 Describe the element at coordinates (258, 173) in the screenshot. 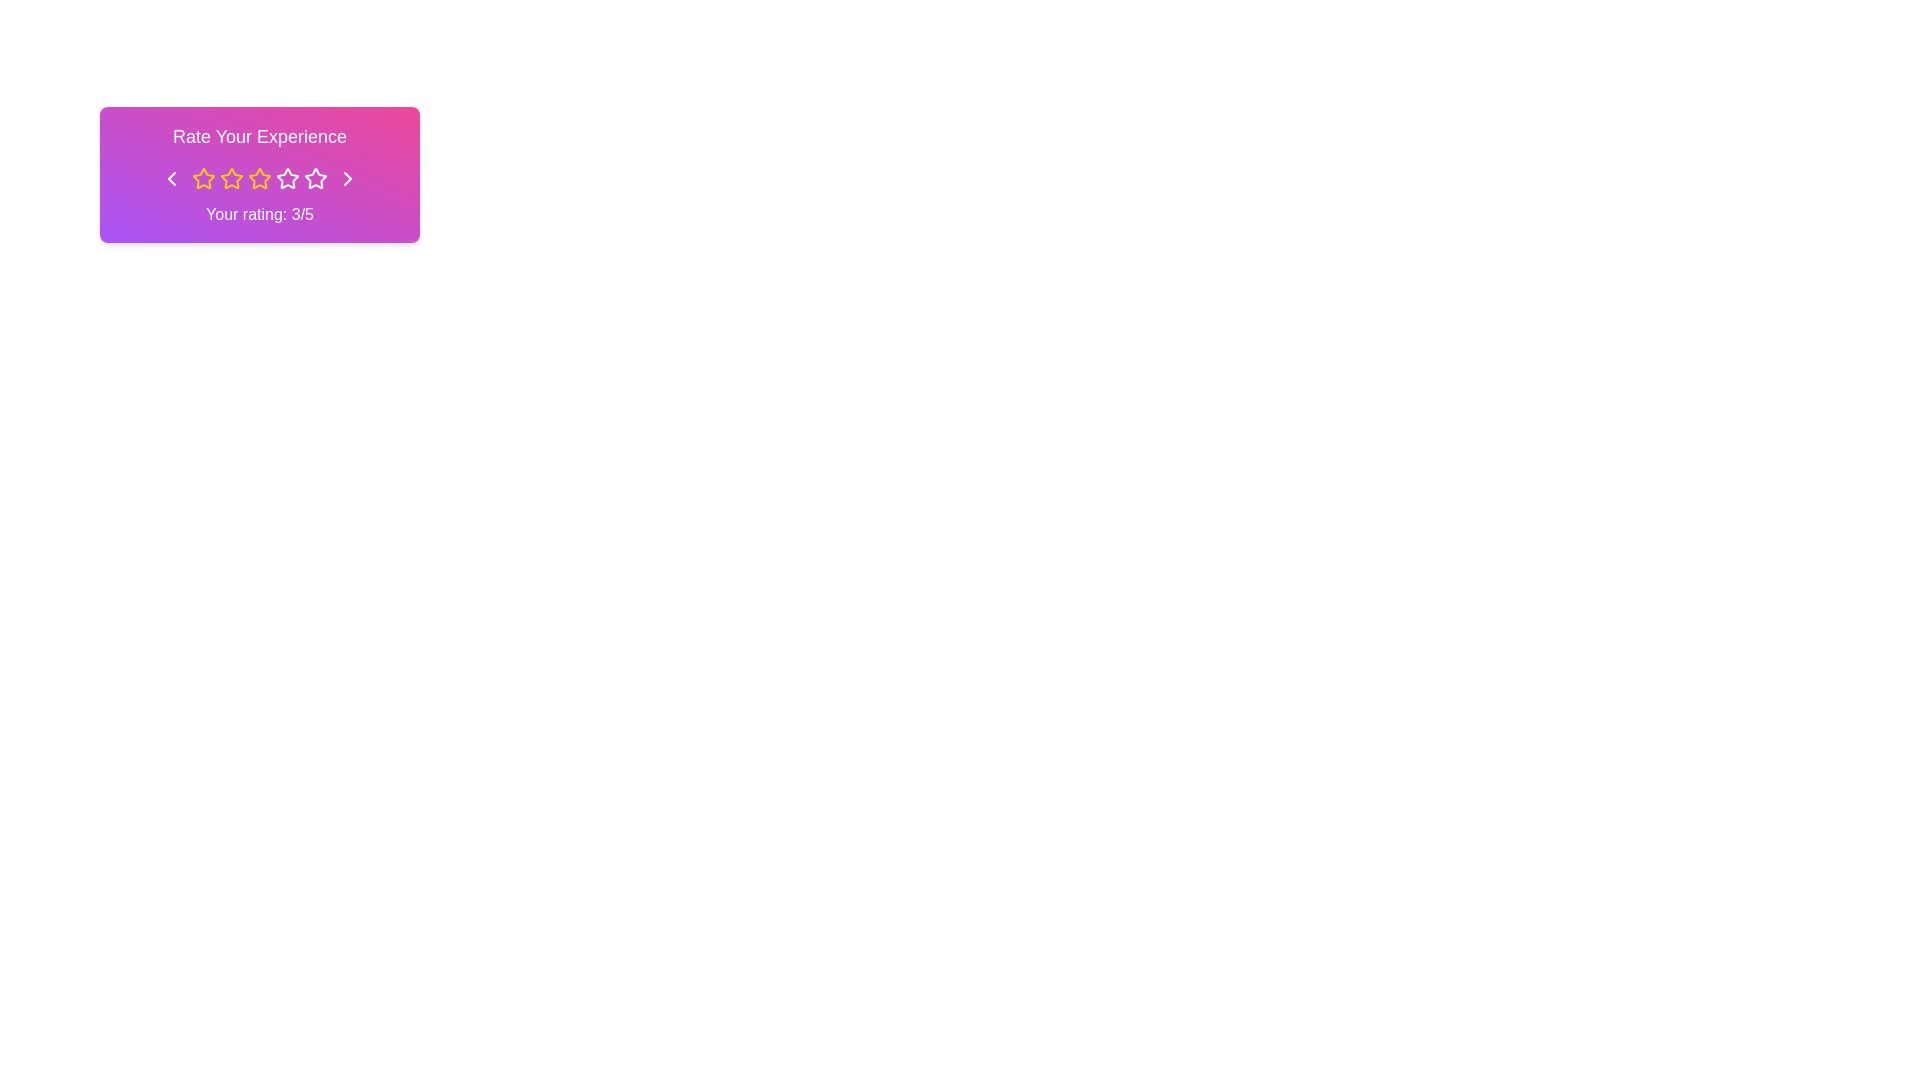

I see `the rating input component titled 'Rate Your Experience' that features a star rating interface and a feedback label` at that location.